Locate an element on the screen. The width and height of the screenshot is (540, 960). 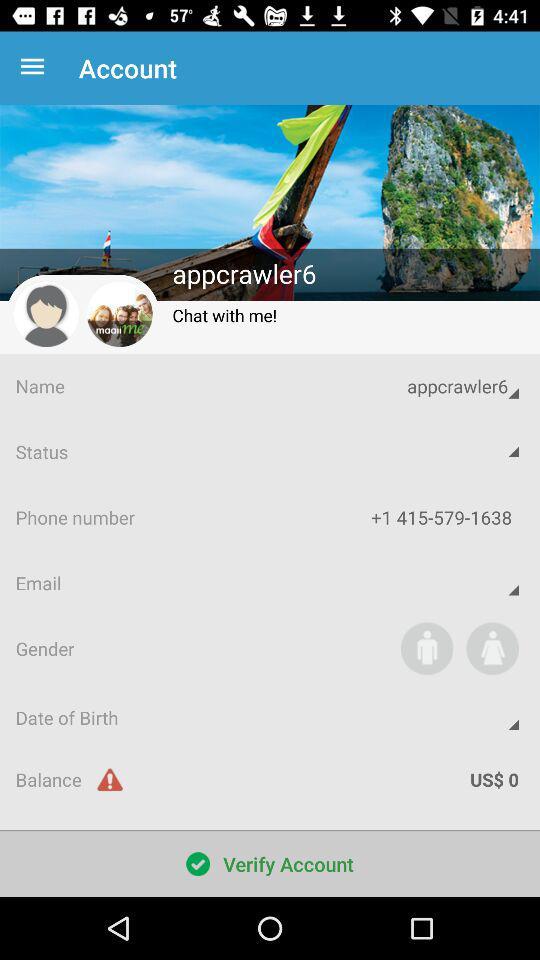
the verify account item is located at coordinates (270, 863).